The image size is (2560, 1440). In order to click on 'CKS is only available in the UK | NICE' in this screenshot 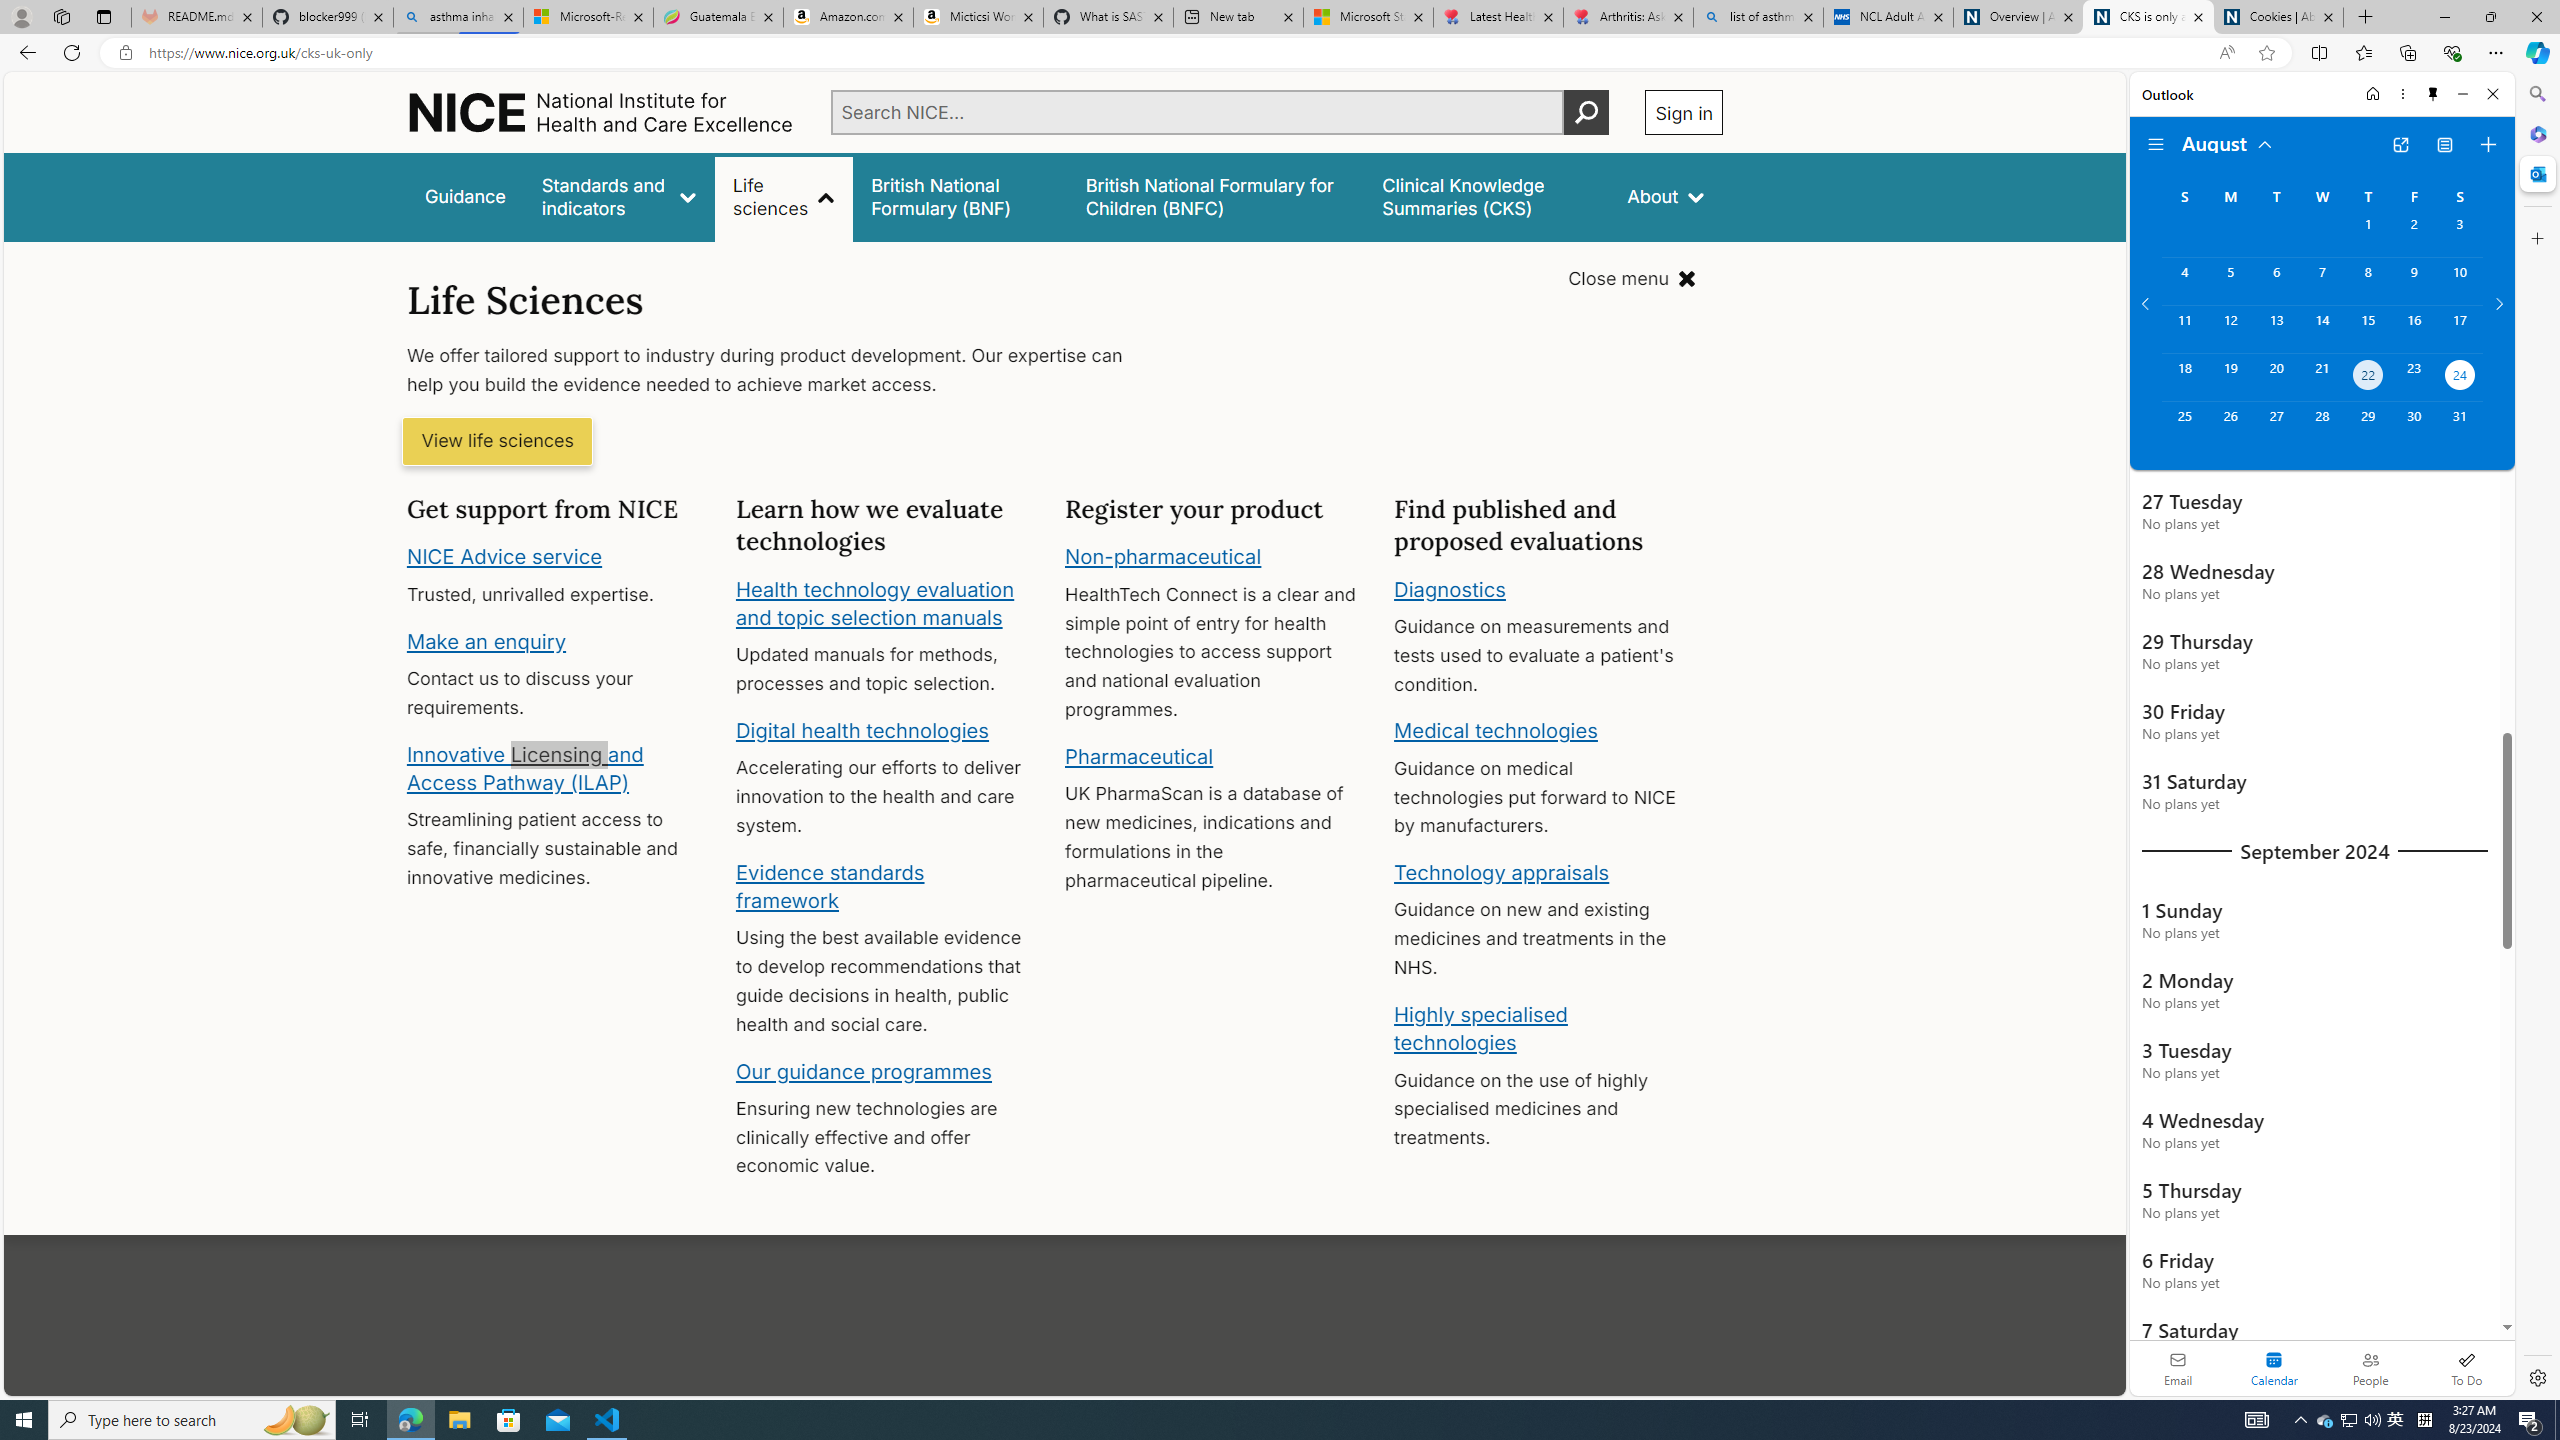, I will do `click(2148, 16)`.